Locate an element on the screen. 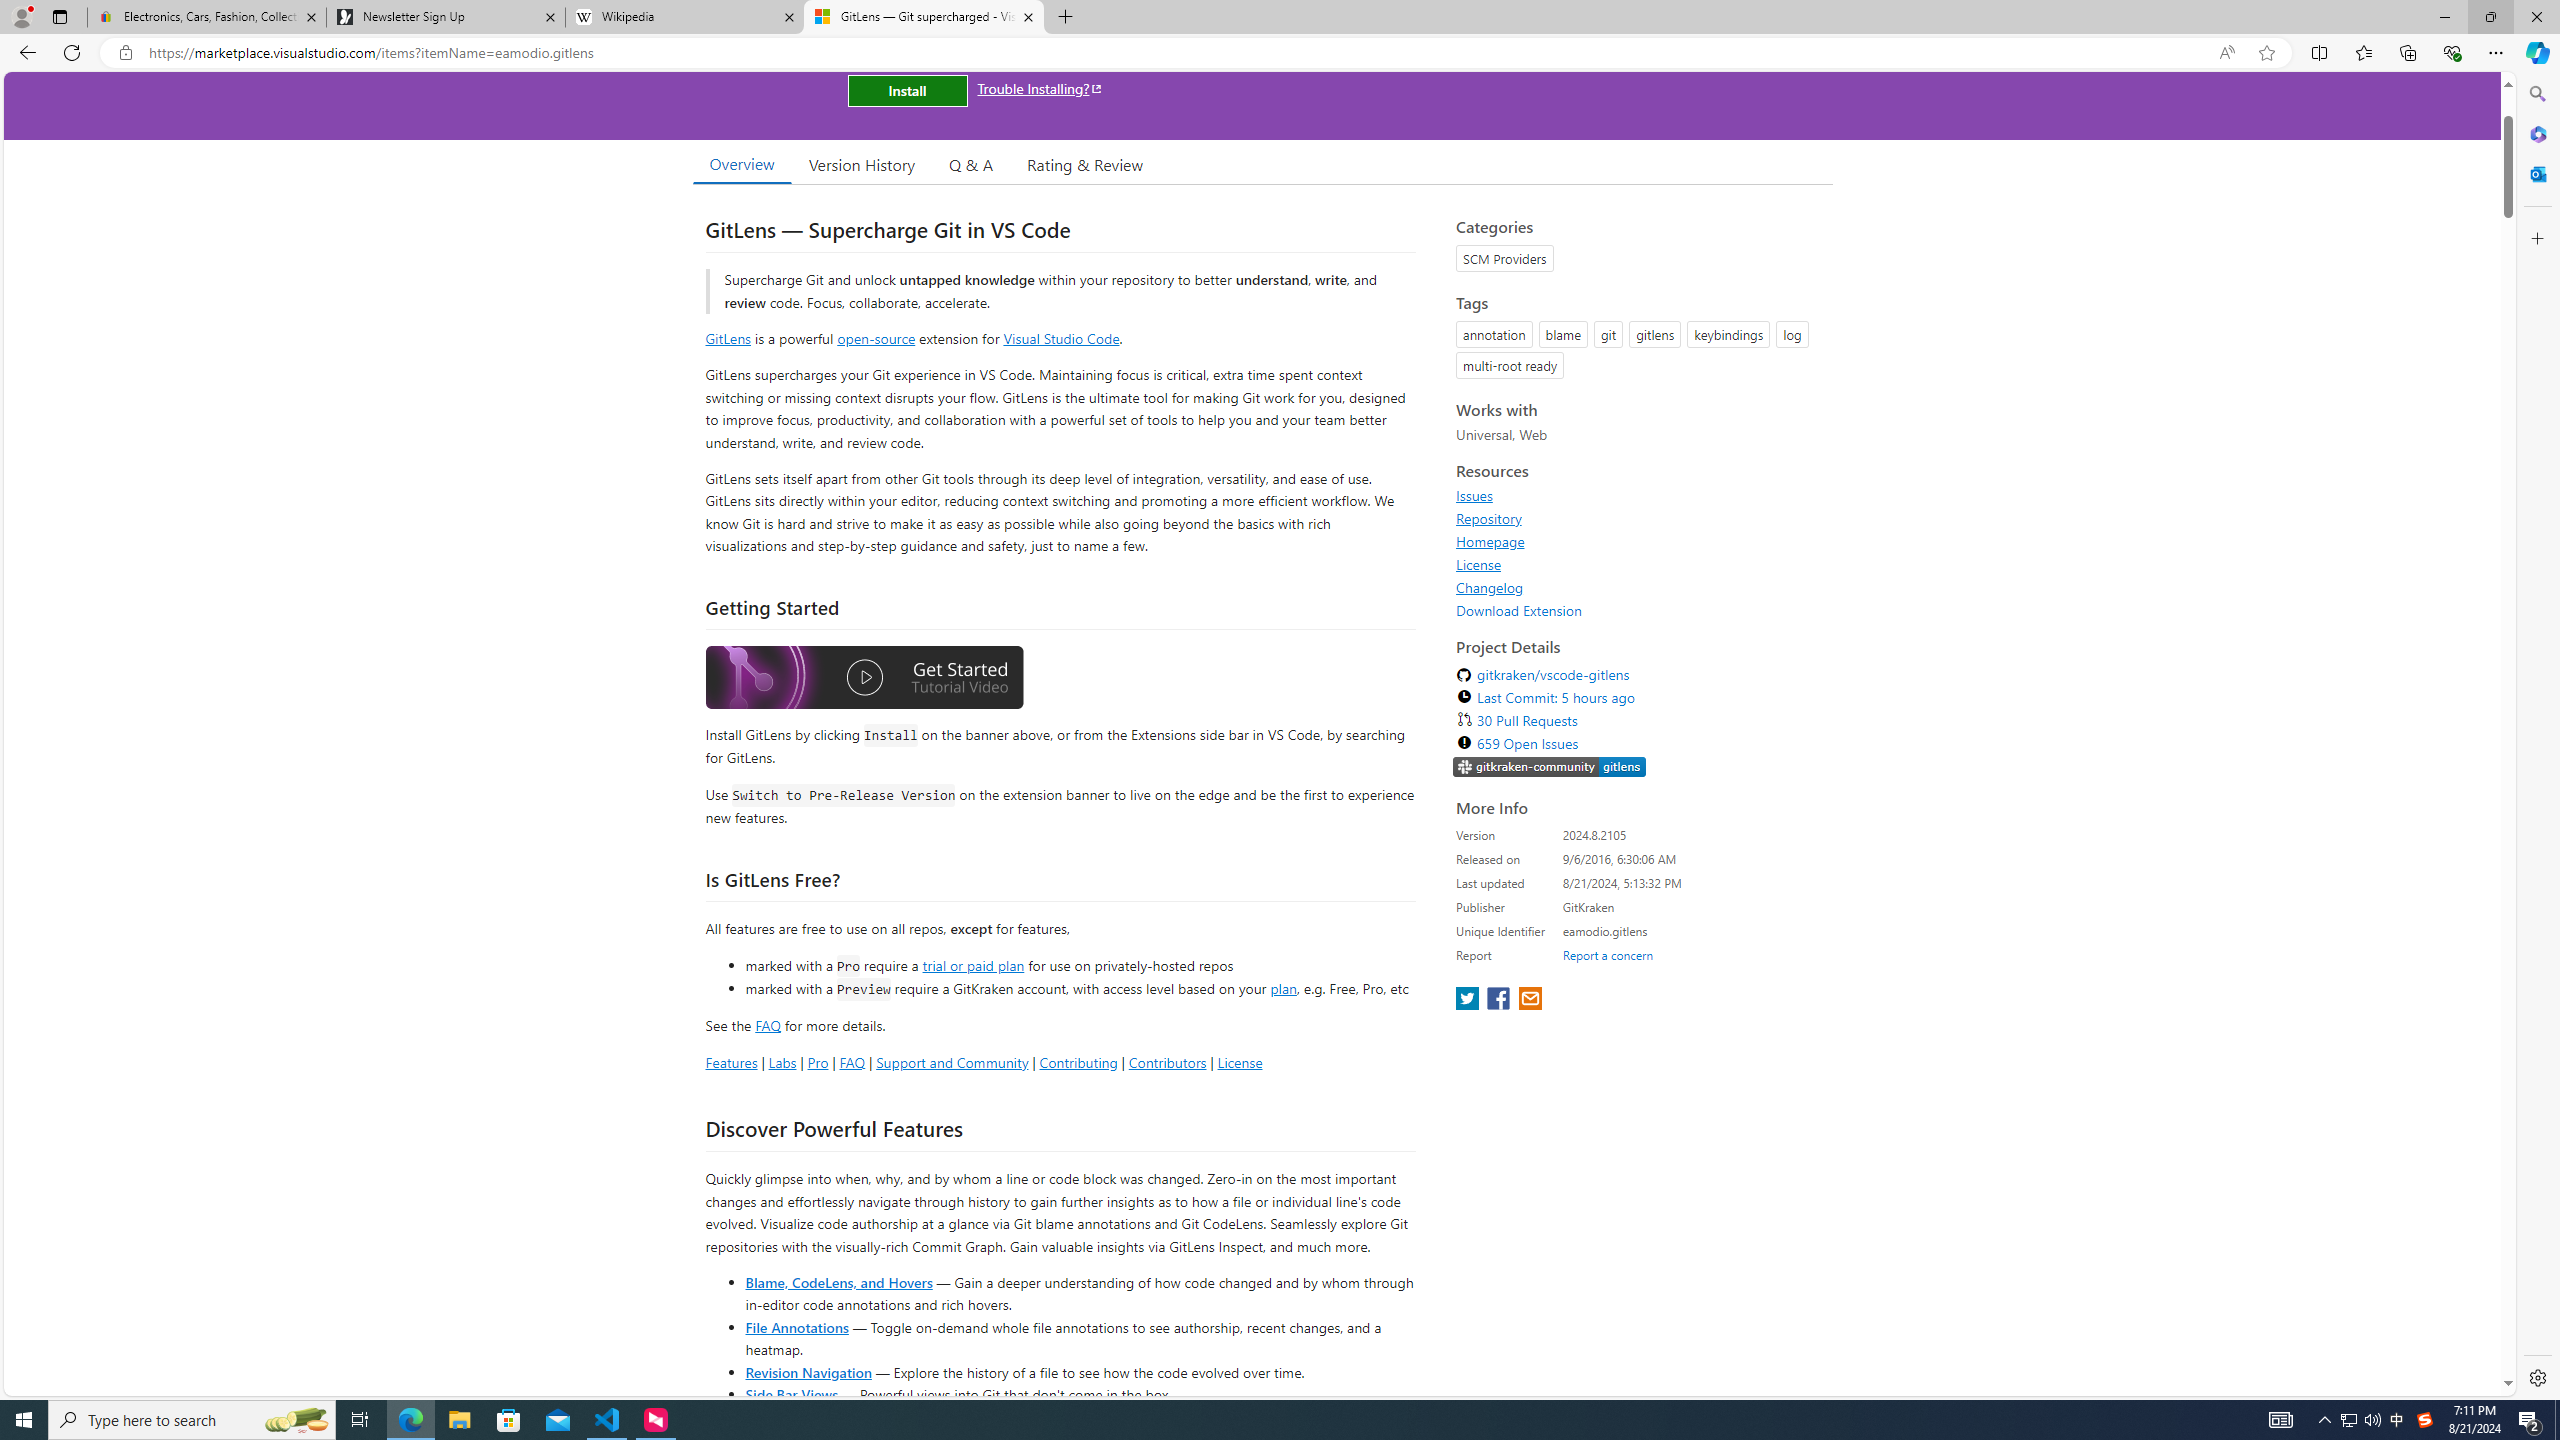 The image size is (2560, 1440). 'Side bar' is located at coordinates (2537, 735).